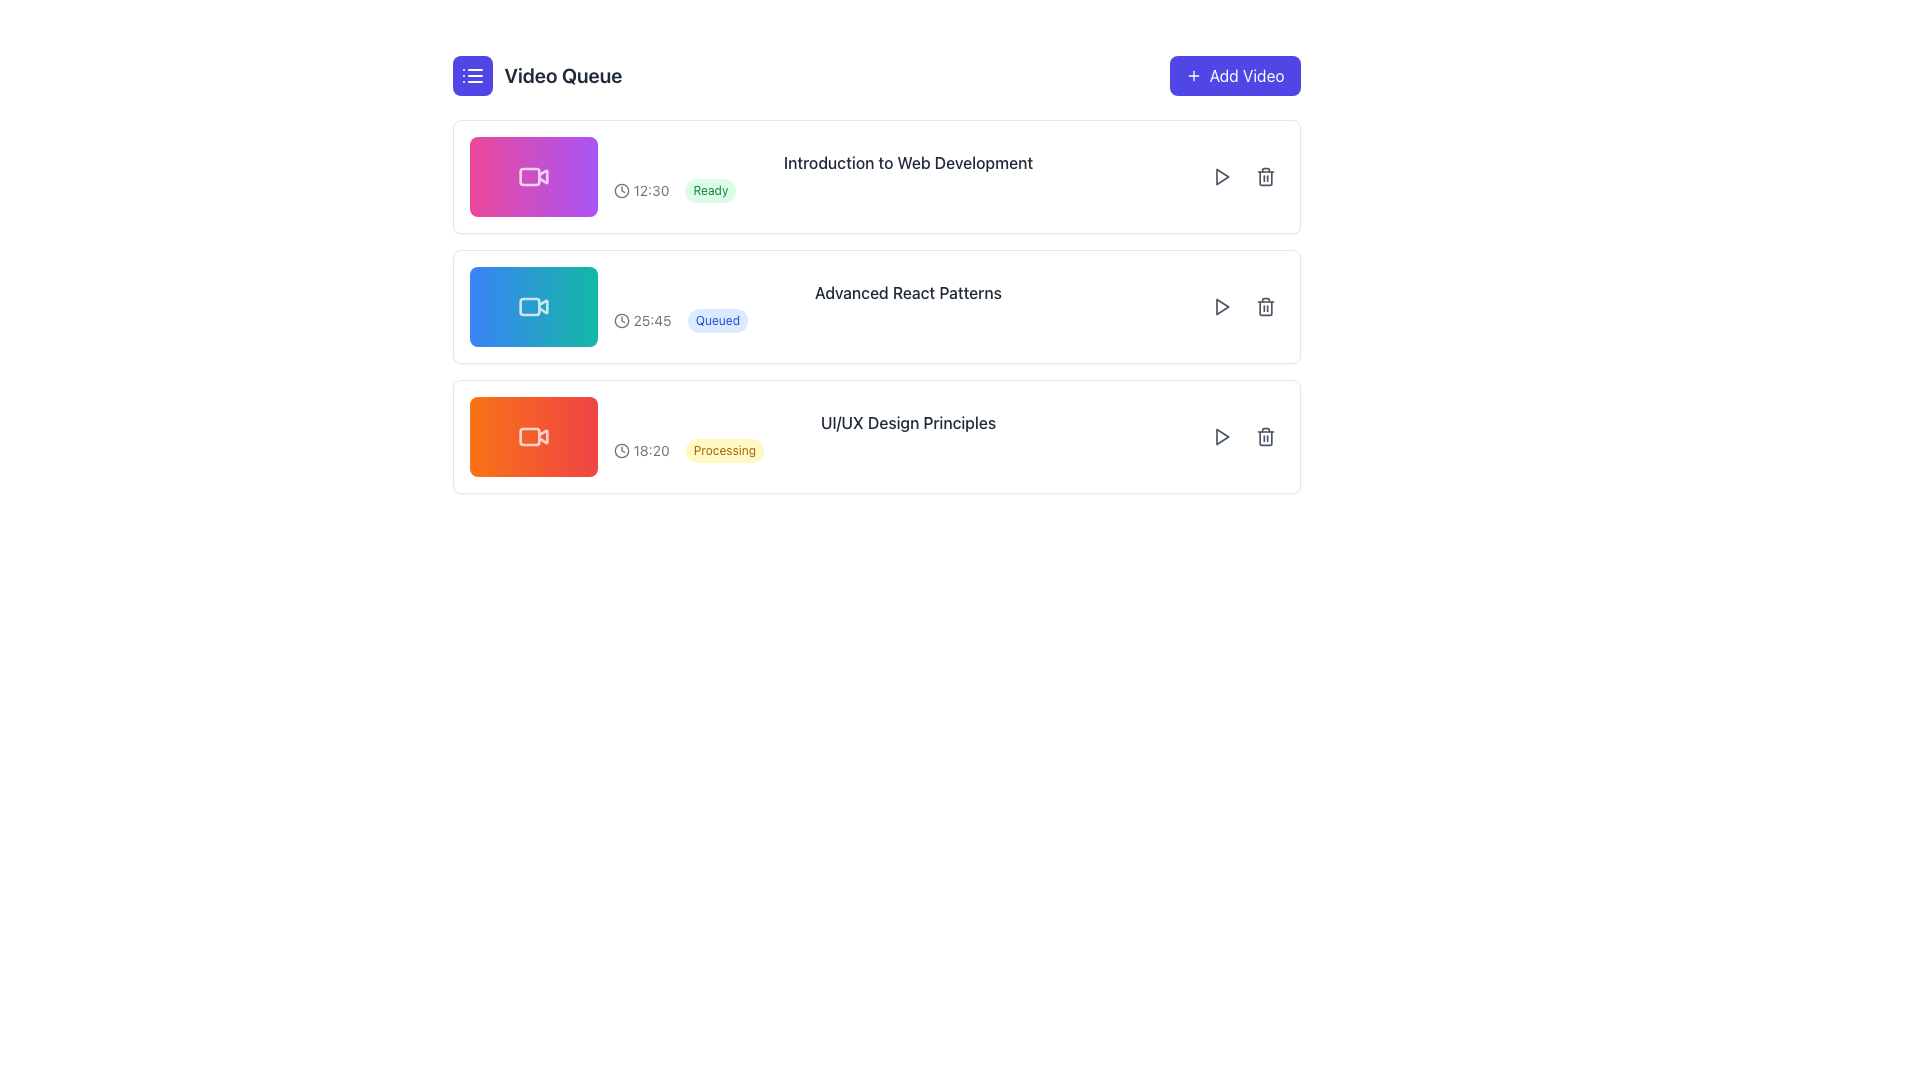 Image resolution: width=1920 pixels, height=1080 pixels. I want to click on the pill-shaped indicator labeled 'Queued' with a light blue background, located to the right of the time indicator '25:45' and adjacent to the text label 'Advanced React Patterns', so click(717, 319).